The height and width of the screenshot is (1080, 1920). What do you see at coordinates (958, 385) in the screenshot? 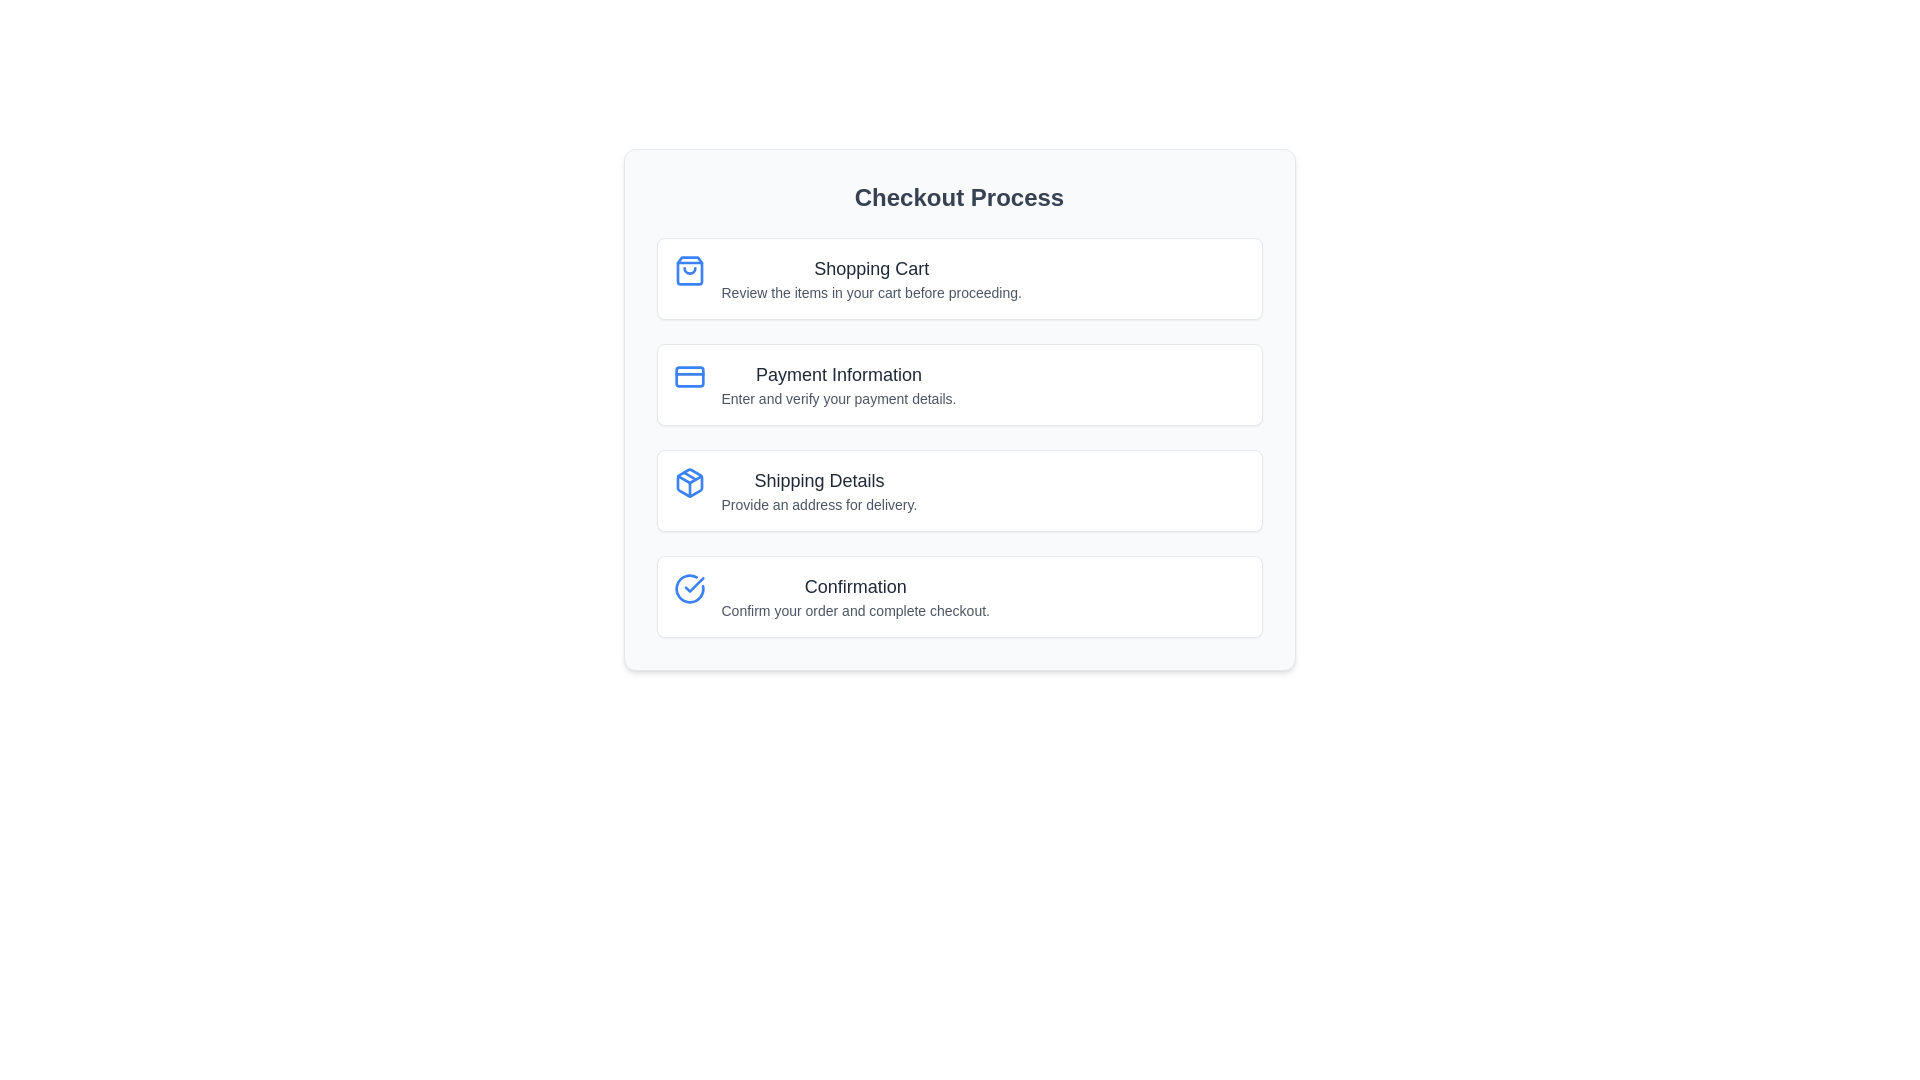
I see `to select the instructional section for providing and verifying payment information located in the card-style layout titled 'Checkout Process', which is beneath the 'Shopping Cart' section` at bounding box center [958, 385].